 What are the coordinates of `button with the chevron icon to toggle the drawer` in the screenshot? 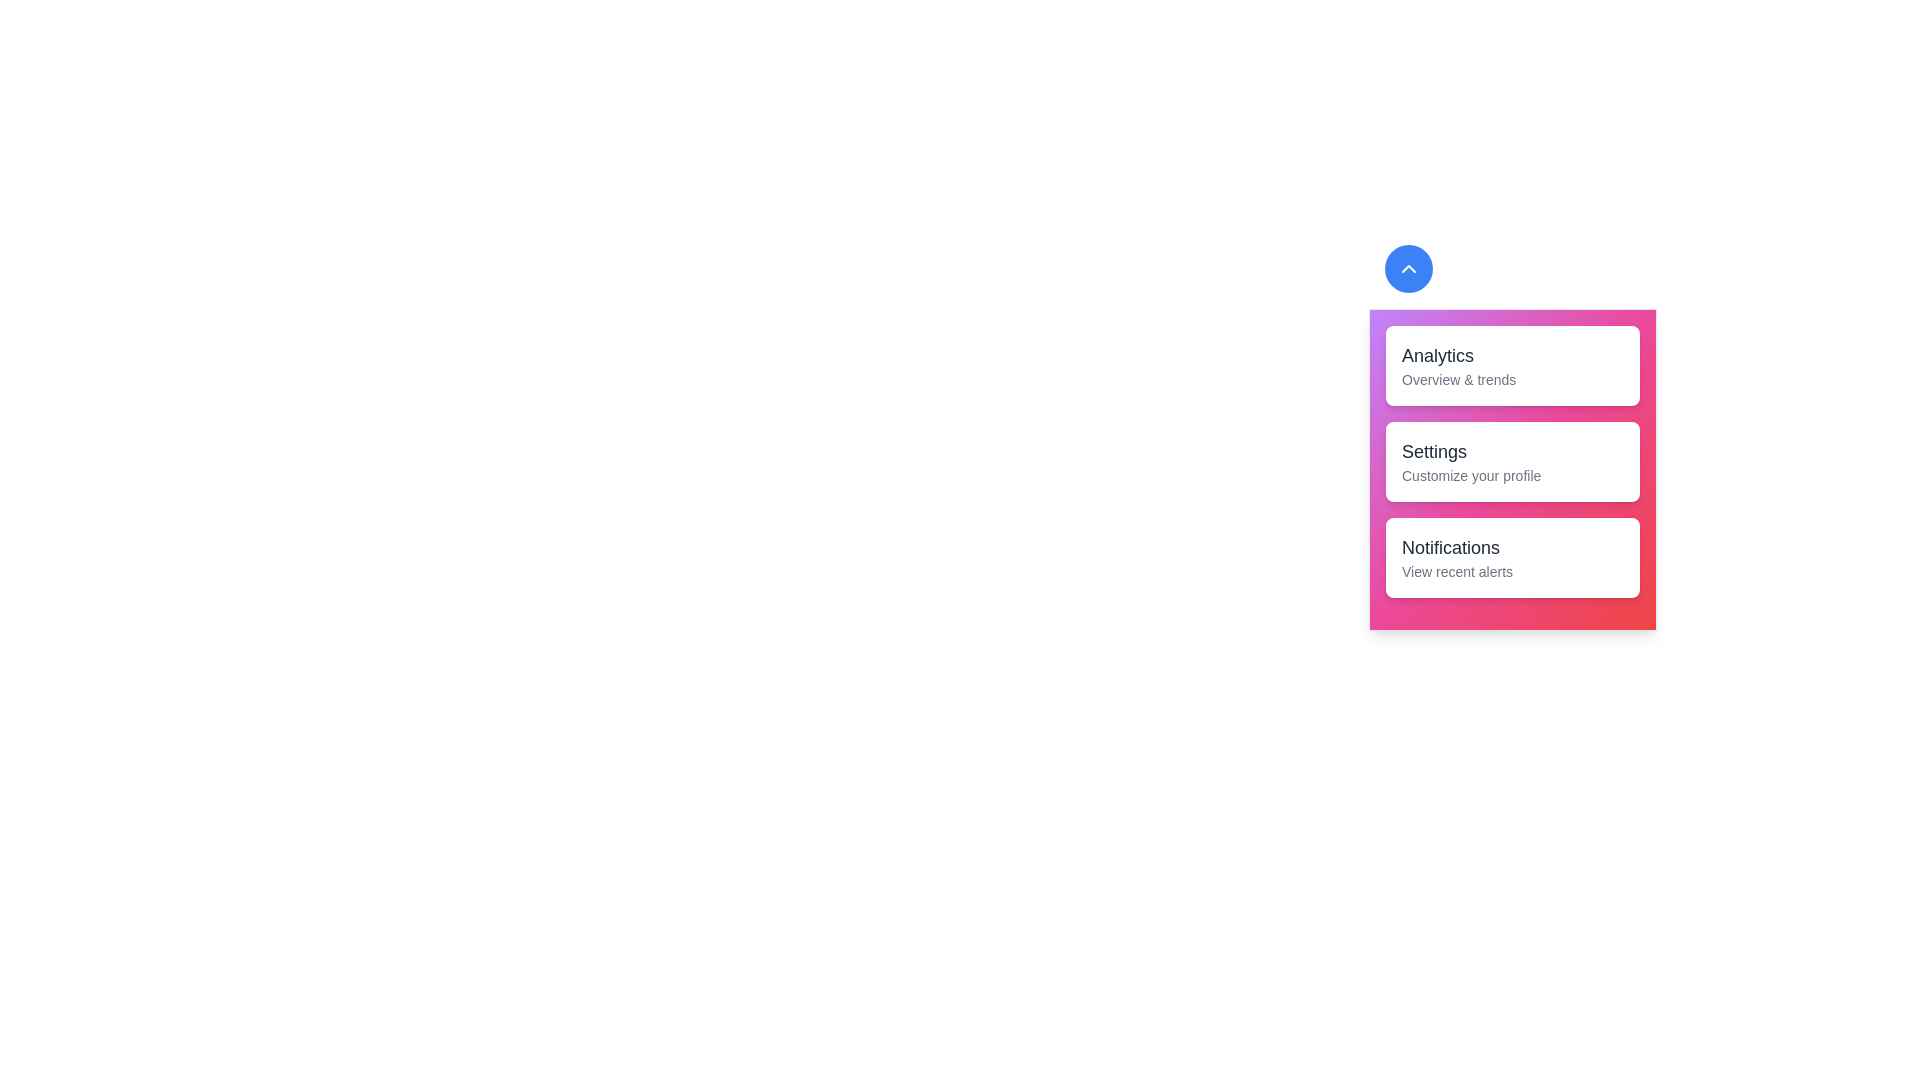 It's located at (1408, 268).